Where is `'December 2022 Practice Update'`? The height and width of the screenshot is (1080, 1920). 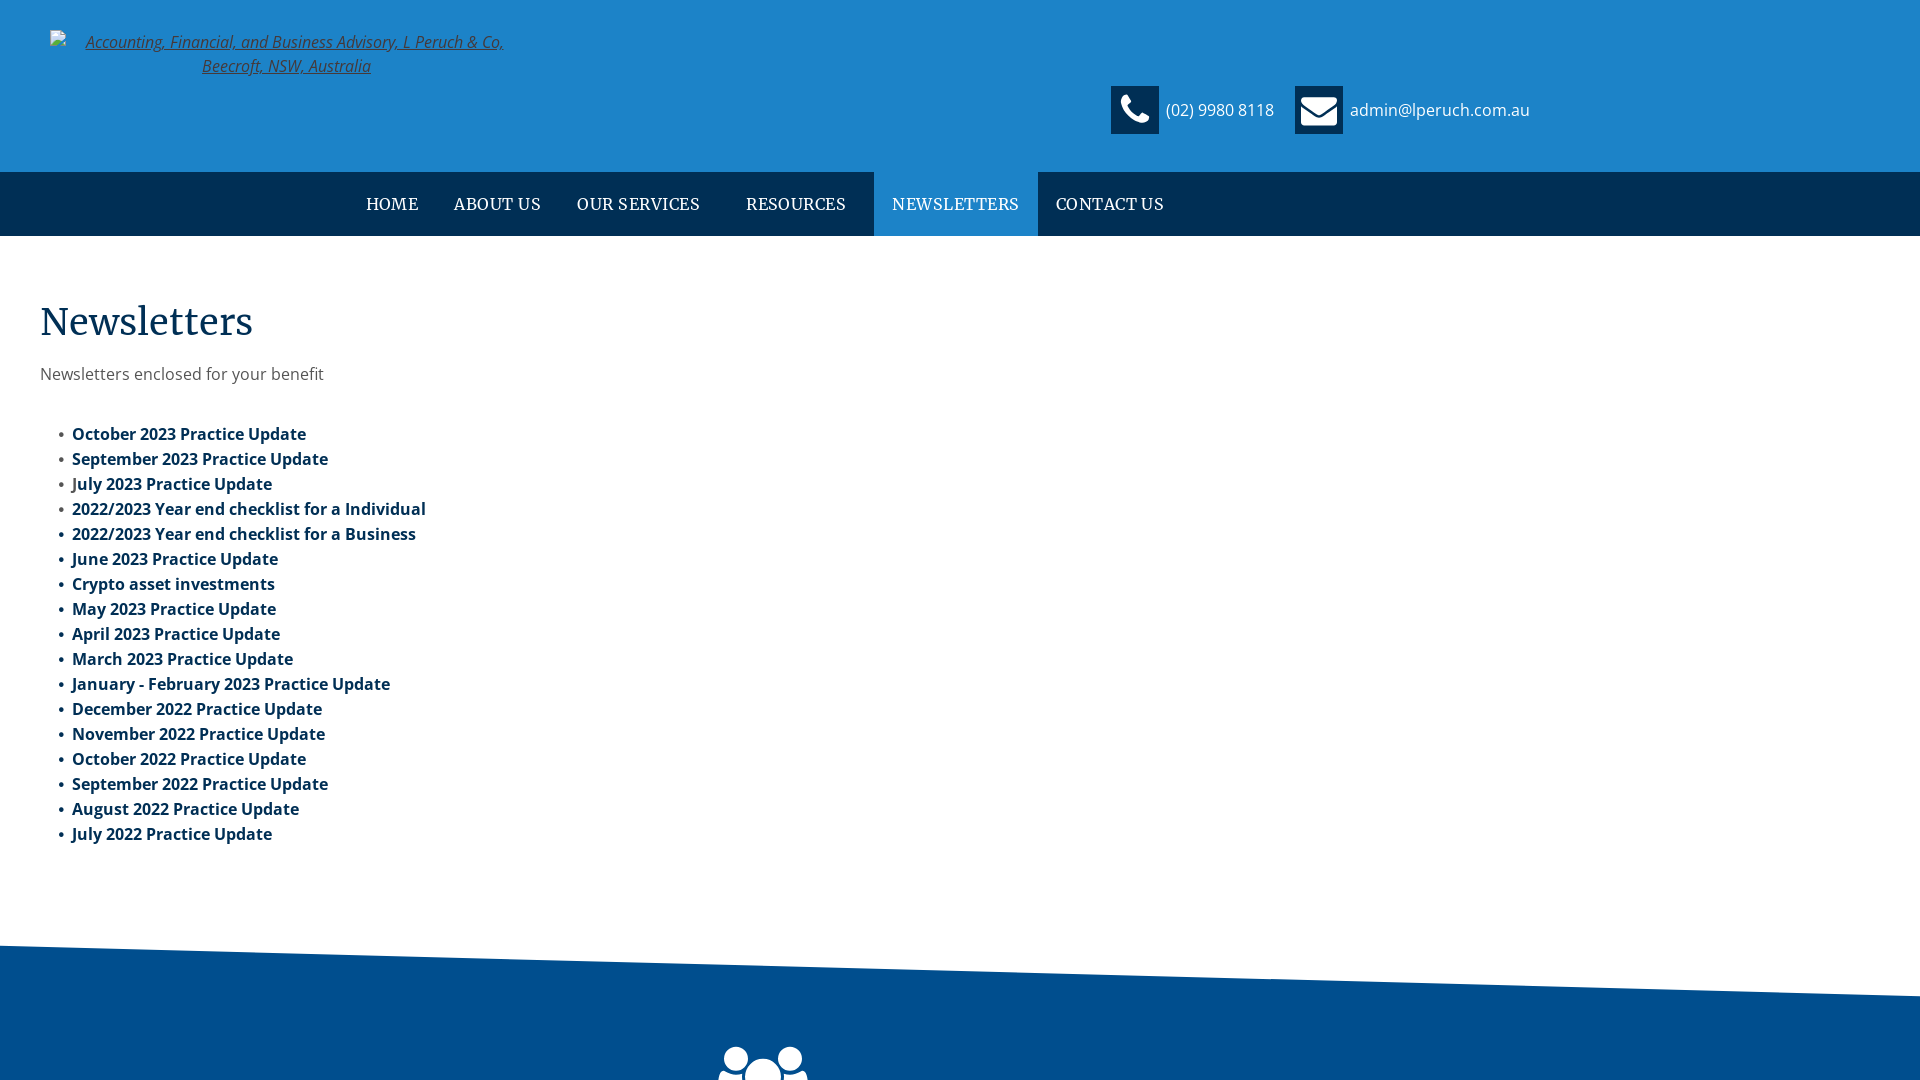 'December 2022 Practice Update' is located at coordinates (196, 708).